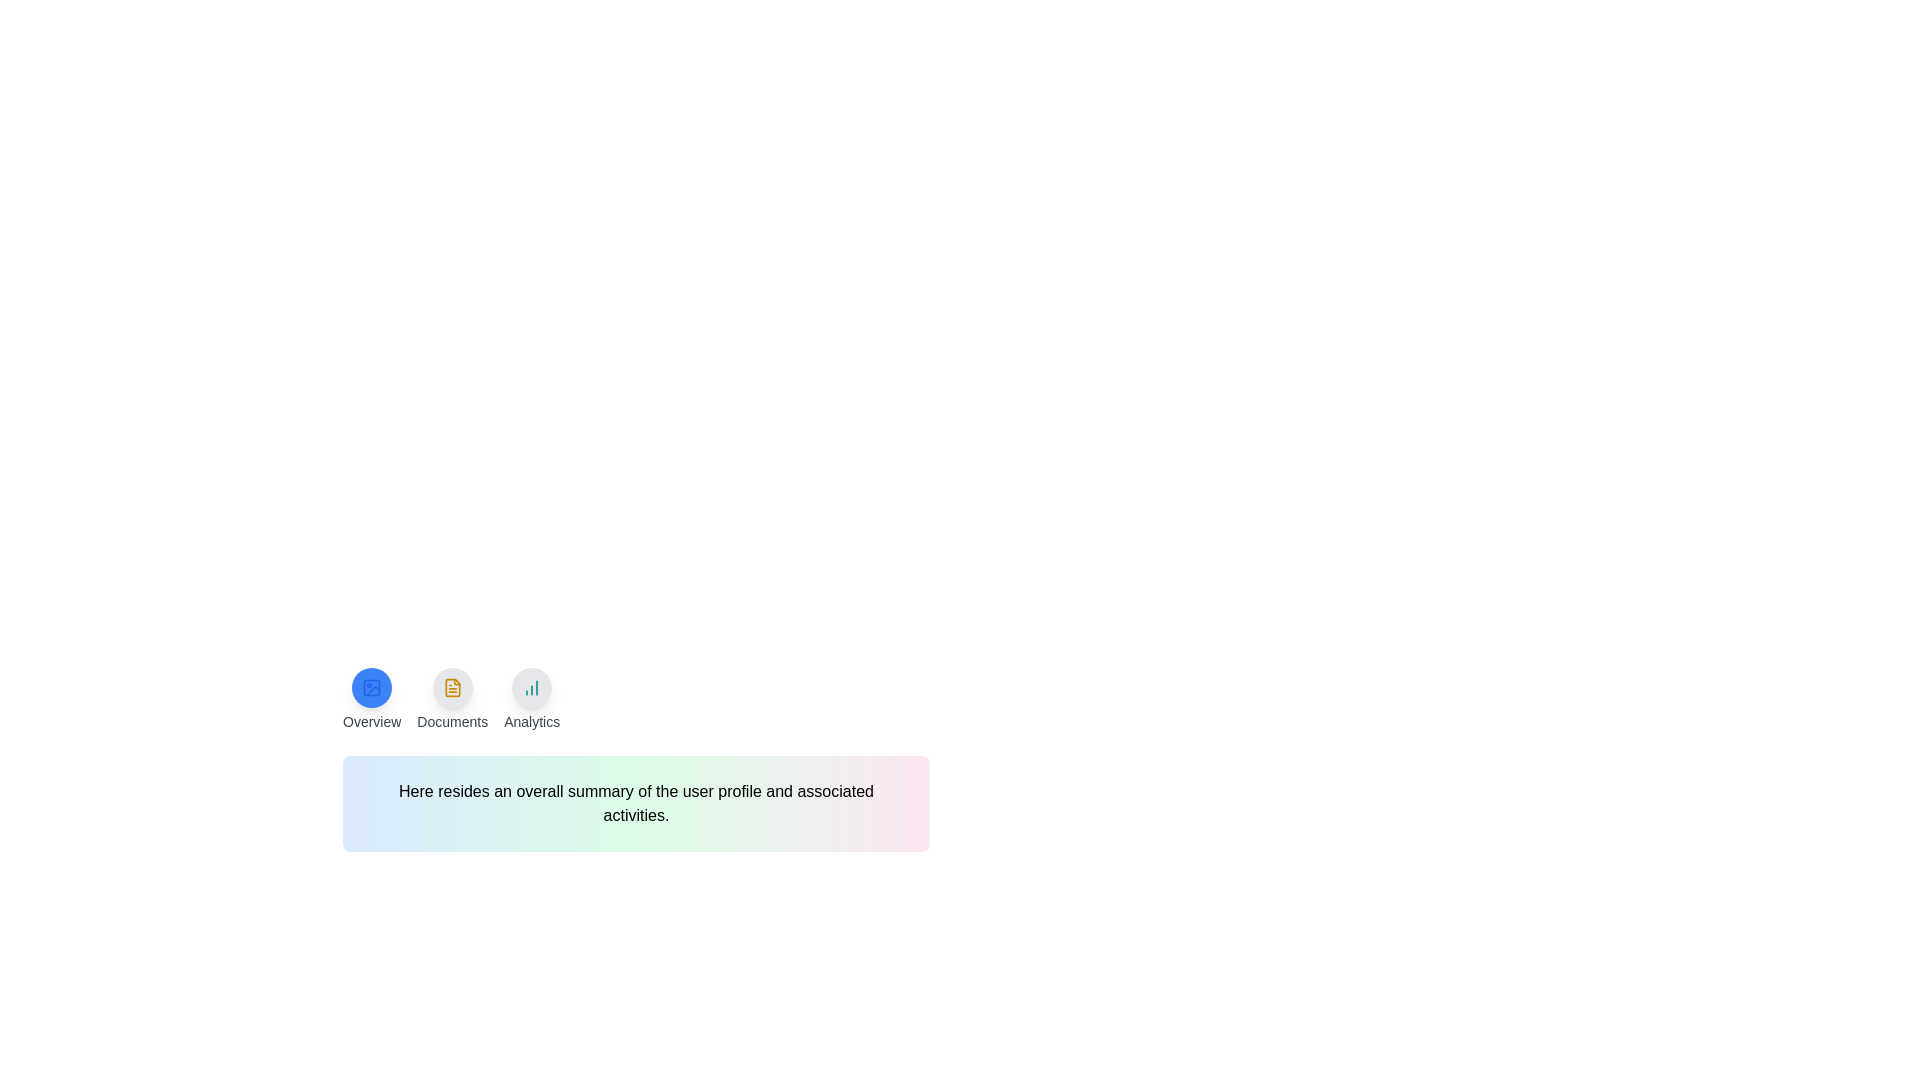 This screenshot has height=1080, width=1920. What do you see at coordinates (372, 686) in the screenshot?
I see `the rounded rectangle SVG component located within the blue circular 'Overview' icon at the bottom left of the interface` at bounding box center [372, 686].